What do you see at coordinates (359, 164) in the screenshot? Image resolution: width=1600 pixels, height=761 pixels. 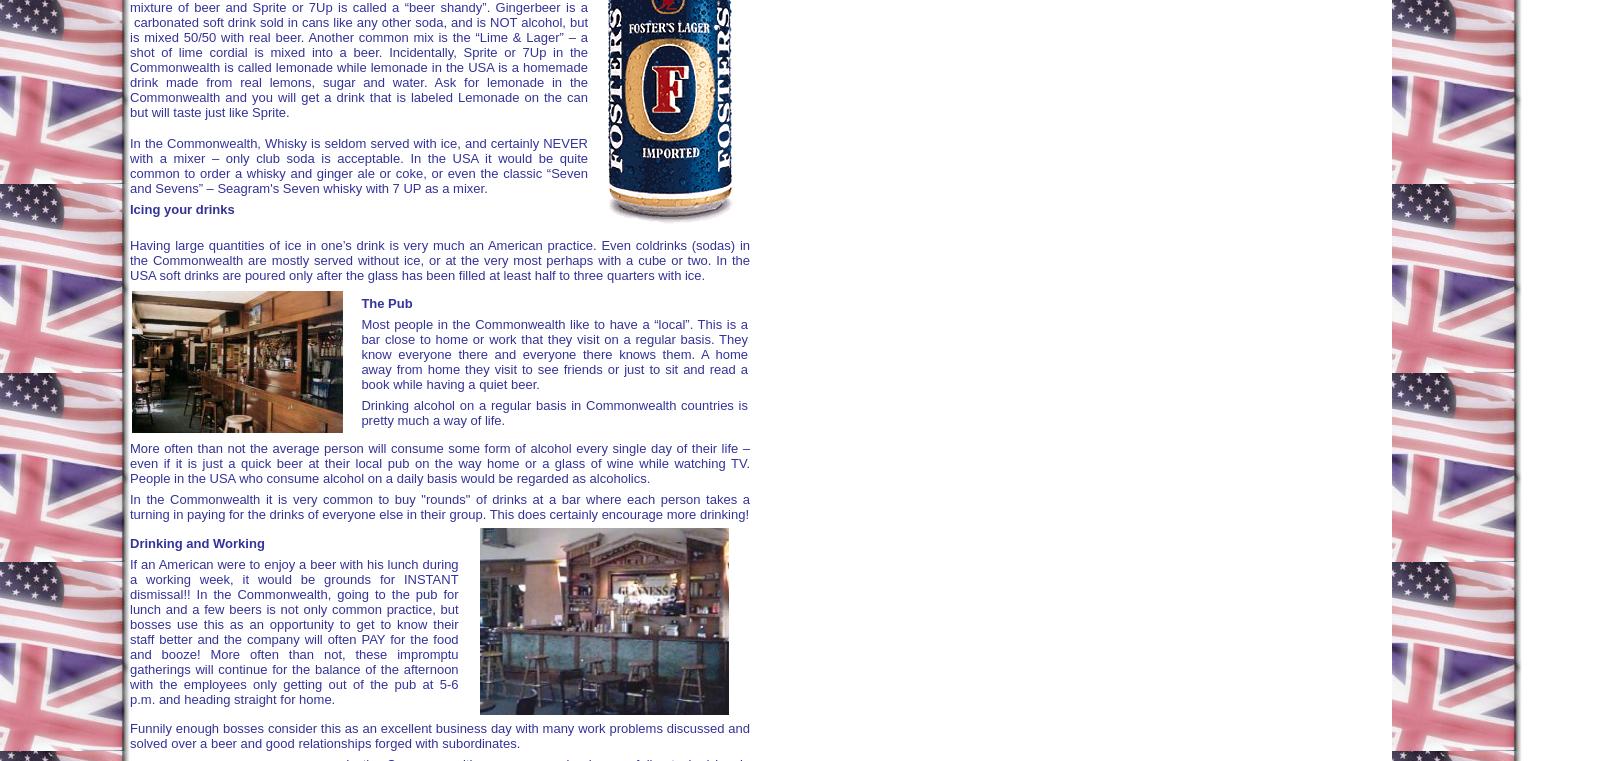 I see `'In
      the Commonwealth, Whisky is seldom served with ice, and certainly NEVER
      with a mixer – only club soda is acceptable. In the USA it would be
      quite common to order a whisky and ginger ale or coke, or even the classic
      “Seven and Sevens” – Seagram's Seven whisky with 7 UP as a mixer.'` at bounding box center [359, 164].